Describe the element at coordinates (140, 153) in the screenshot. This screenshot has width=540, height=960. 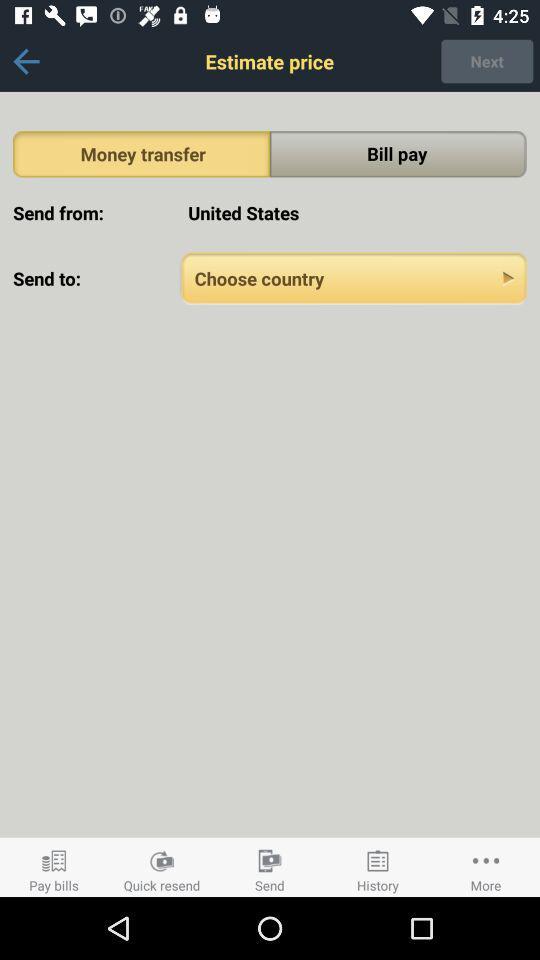
I see `icon next to the bill pay icon` at that location.